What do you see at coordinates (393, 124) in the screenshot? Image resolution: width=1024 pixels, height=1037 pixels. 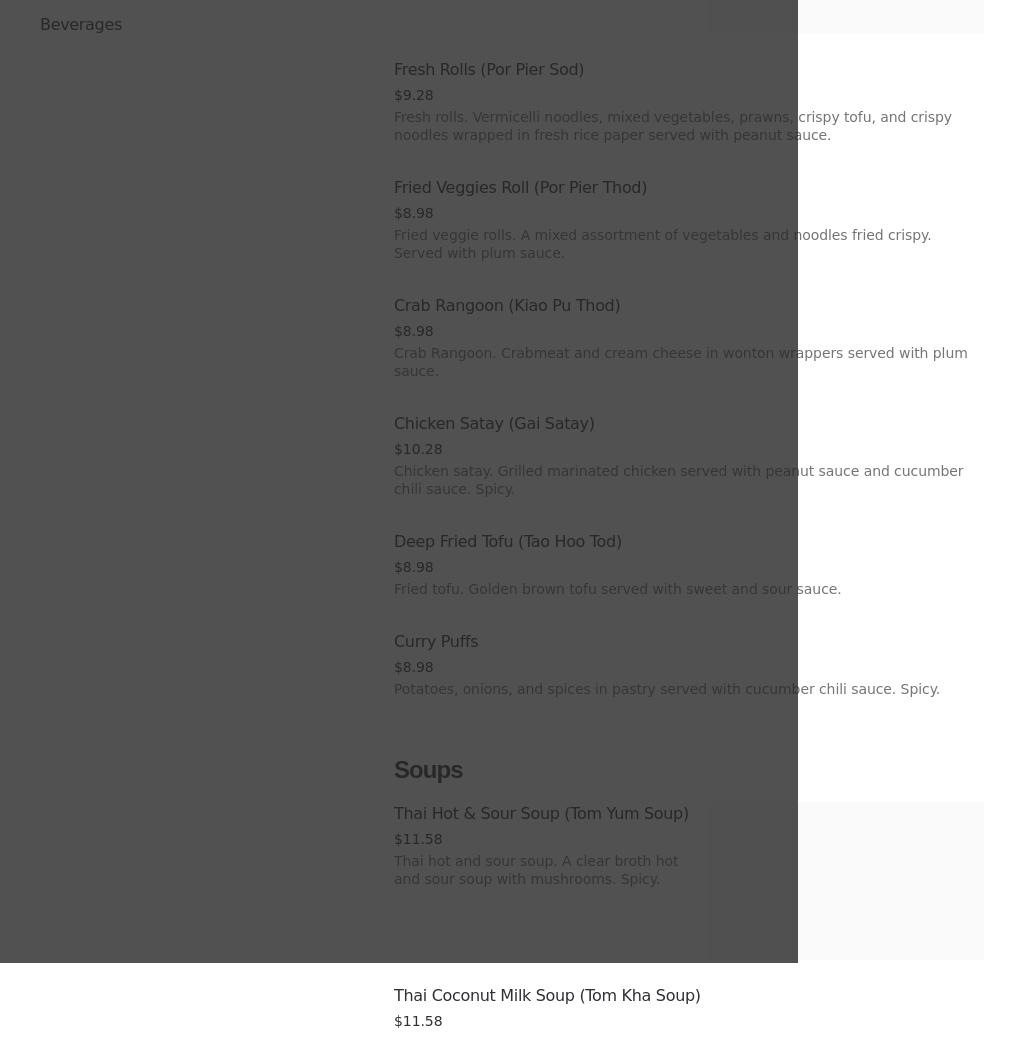 I see `'Fresh rolls. Vermicelli noodles, mixed vegetables, prawns, crispy tofu, and crispy noodles wrapped in fresh rice paper served with peanut sauce.'` at bounding box center [393, 124].